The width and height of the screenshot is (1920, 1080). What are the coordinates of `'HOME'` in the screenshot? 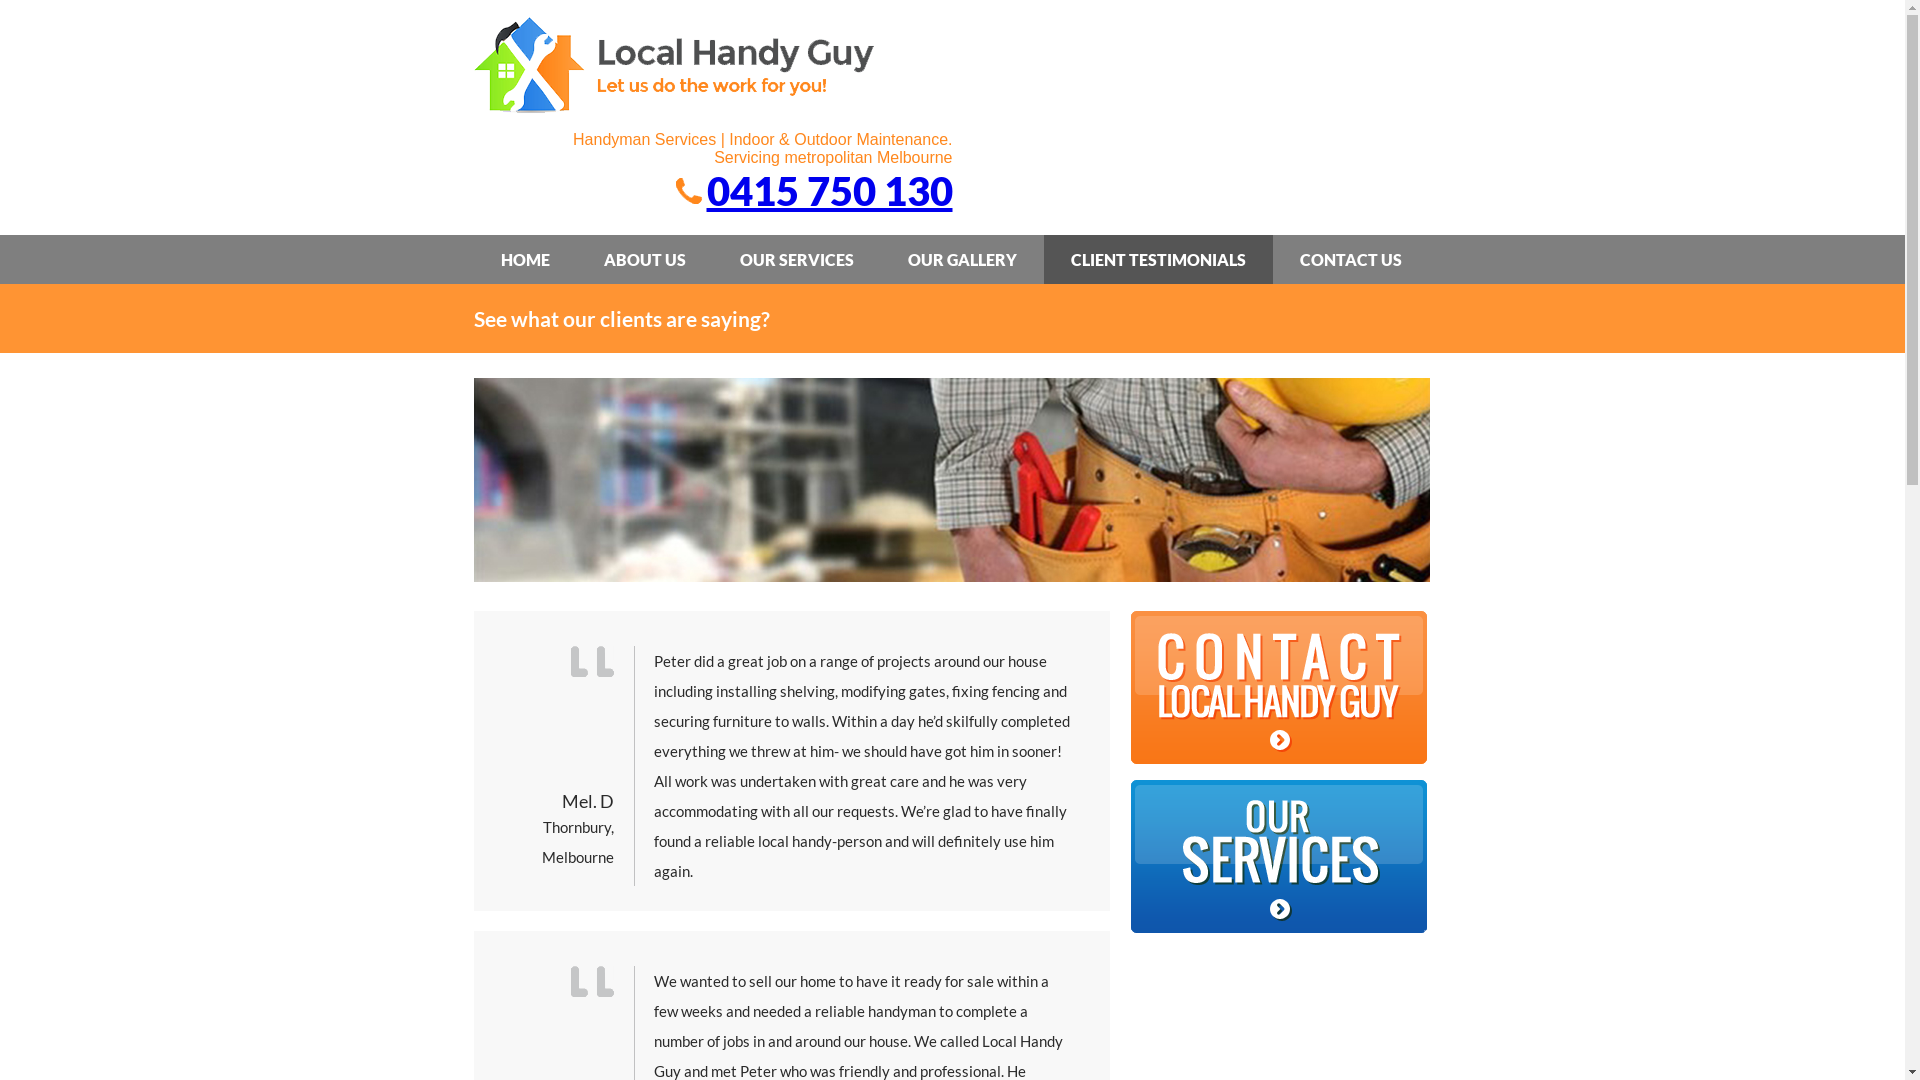 It's located at (525, 258).